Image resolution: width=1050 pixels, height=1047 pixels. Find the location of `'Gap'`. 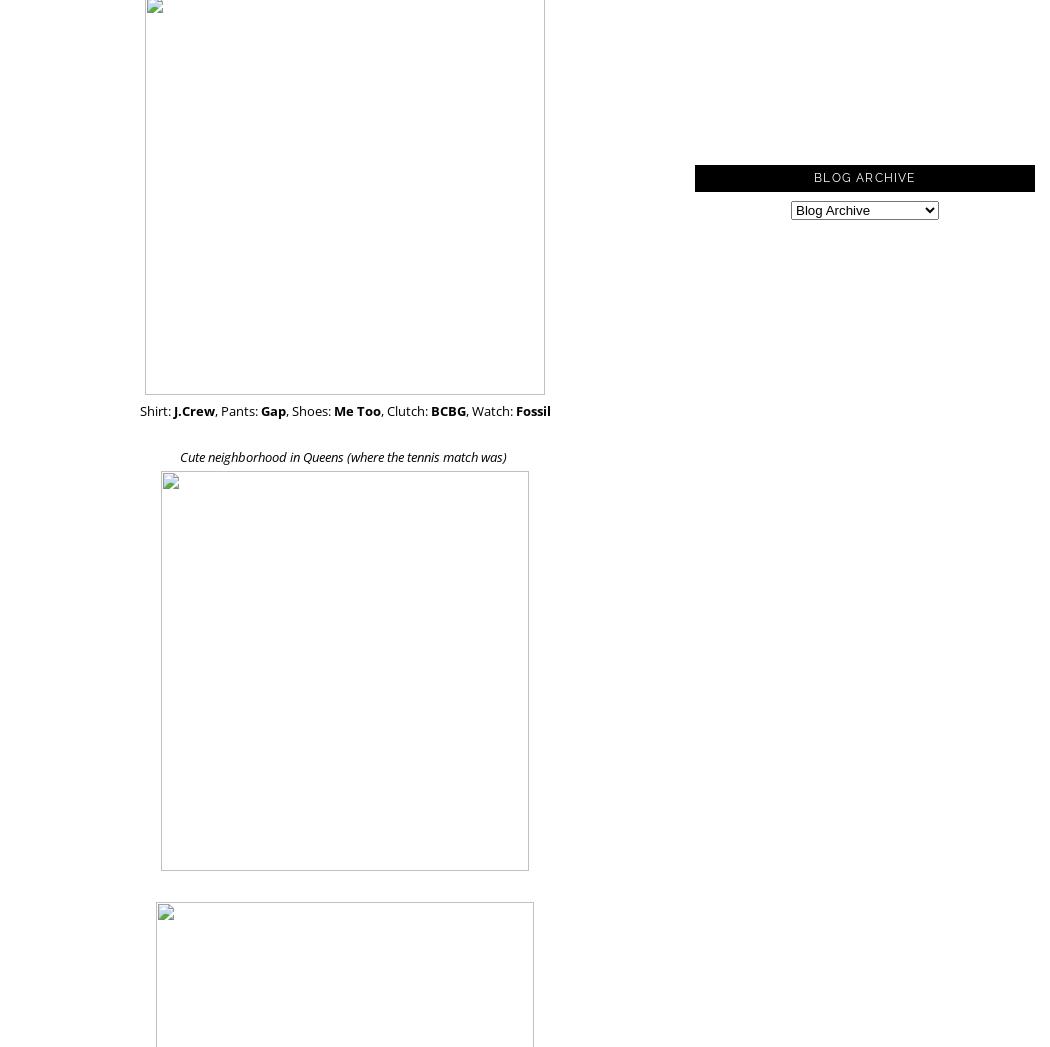

'Gap' is located at coordinates (271, 410).